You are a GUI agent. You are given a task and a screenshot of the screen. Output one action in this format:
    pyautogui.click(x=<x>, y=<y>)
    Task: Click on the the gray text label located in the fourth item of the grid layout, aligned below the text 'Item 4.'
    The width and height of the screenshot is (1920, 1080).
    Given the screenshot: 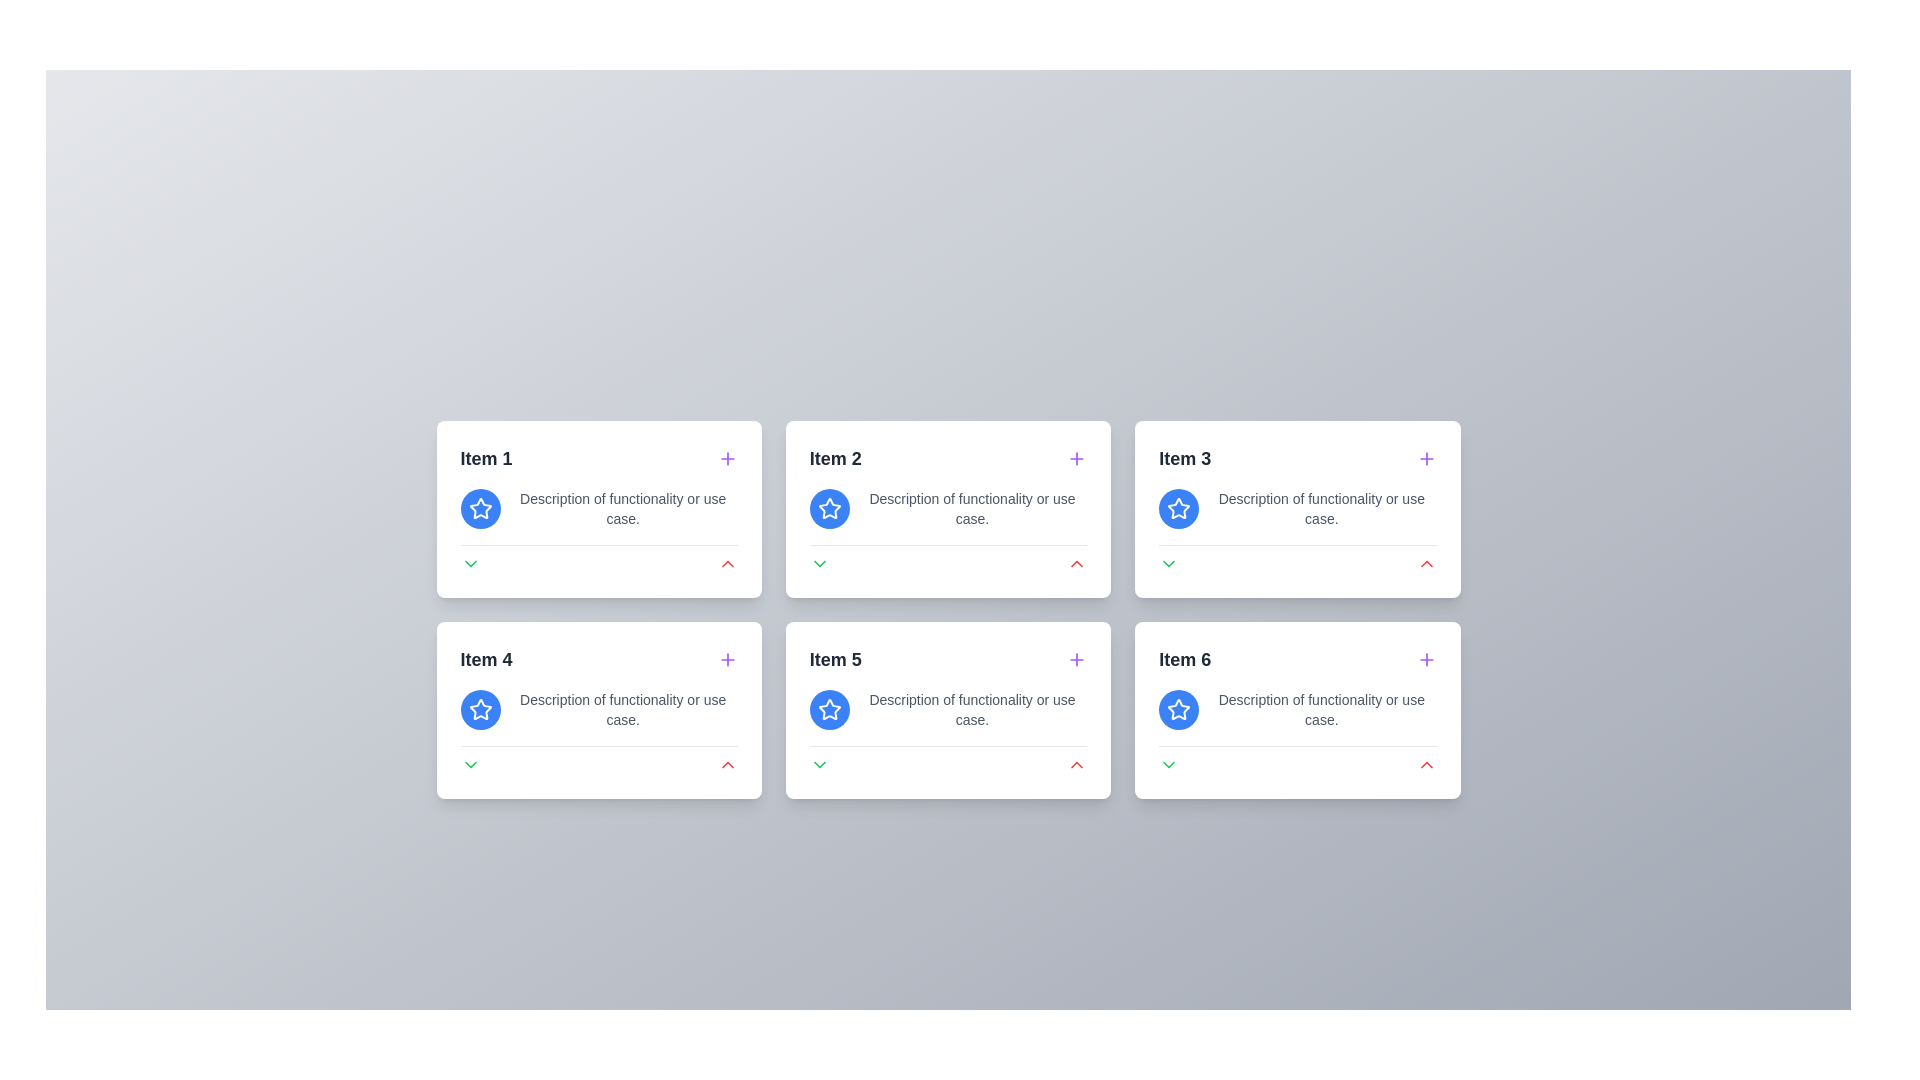 What is the action you would take?
    pyautogui.click(x=622, y=708)
    